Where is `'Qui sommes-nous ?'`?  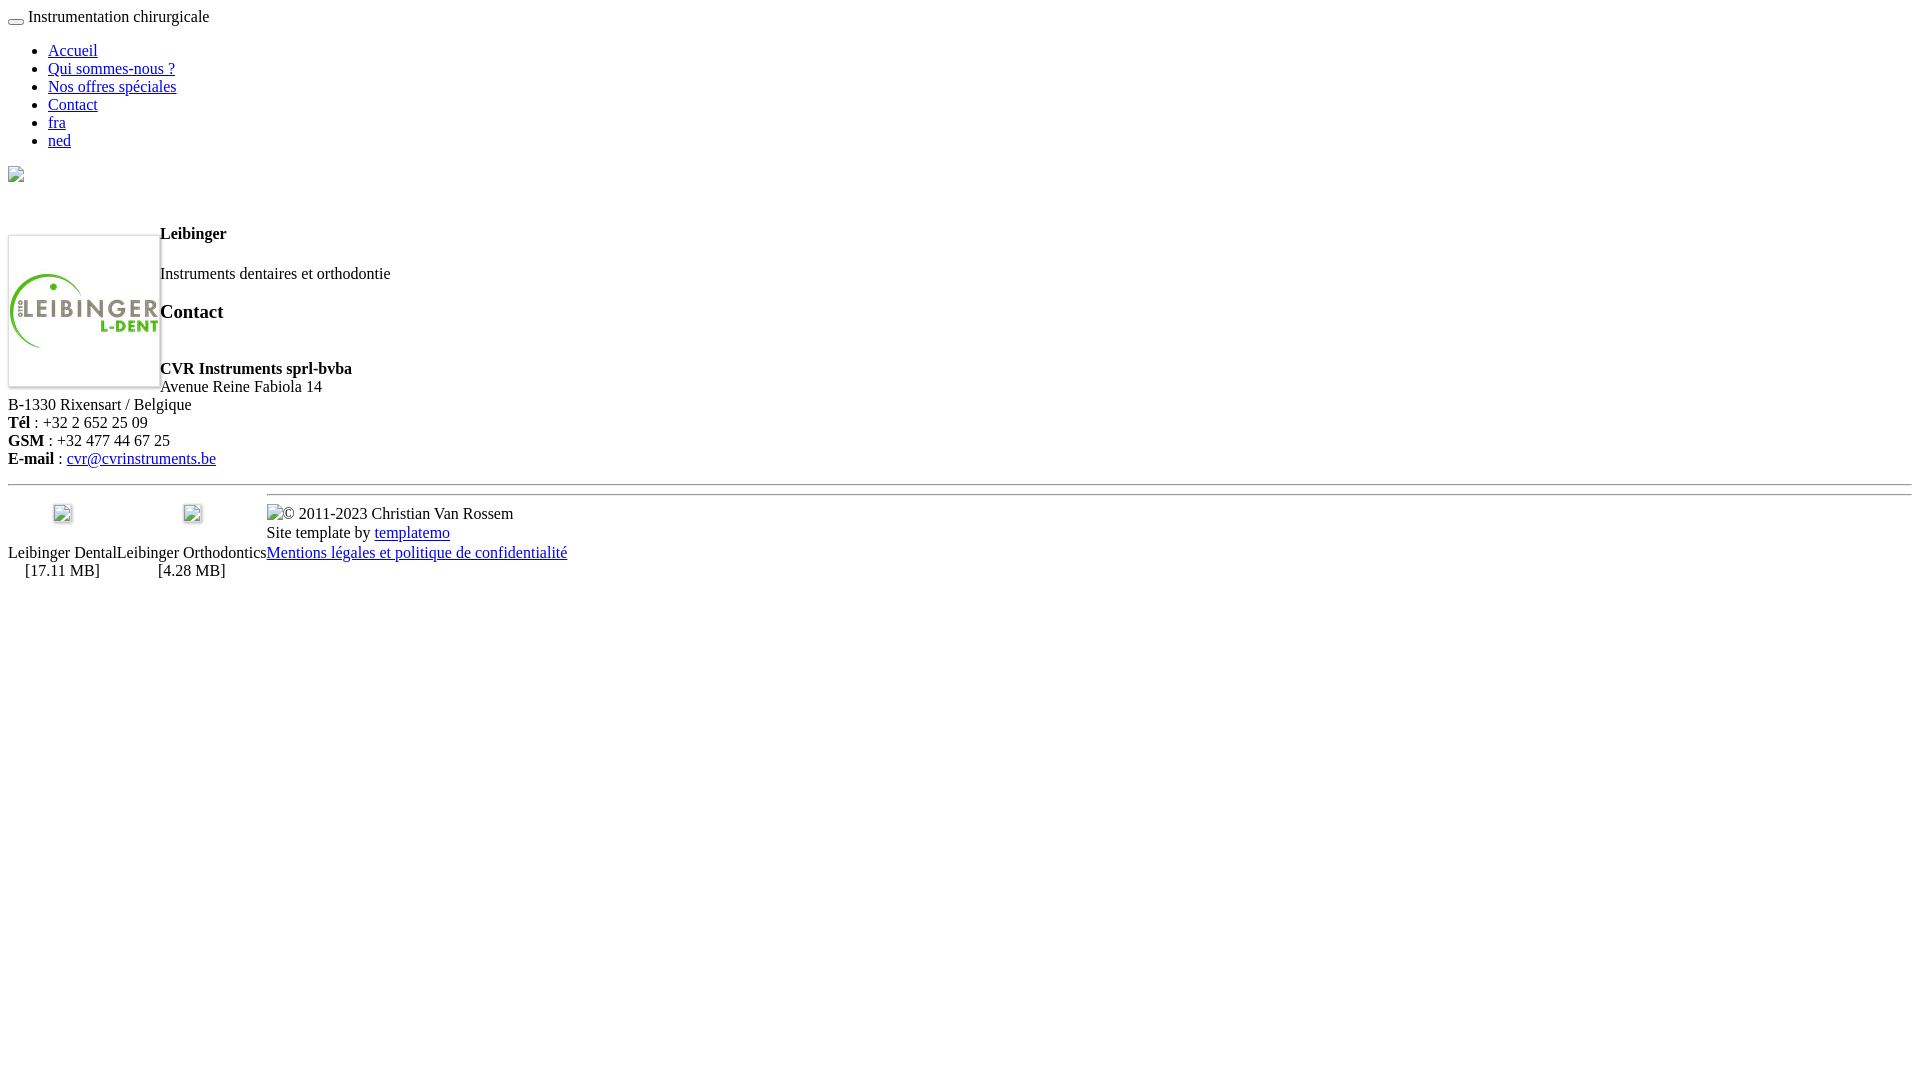 'Qui sommes-nous ?' is located at coordinates (110, 67).